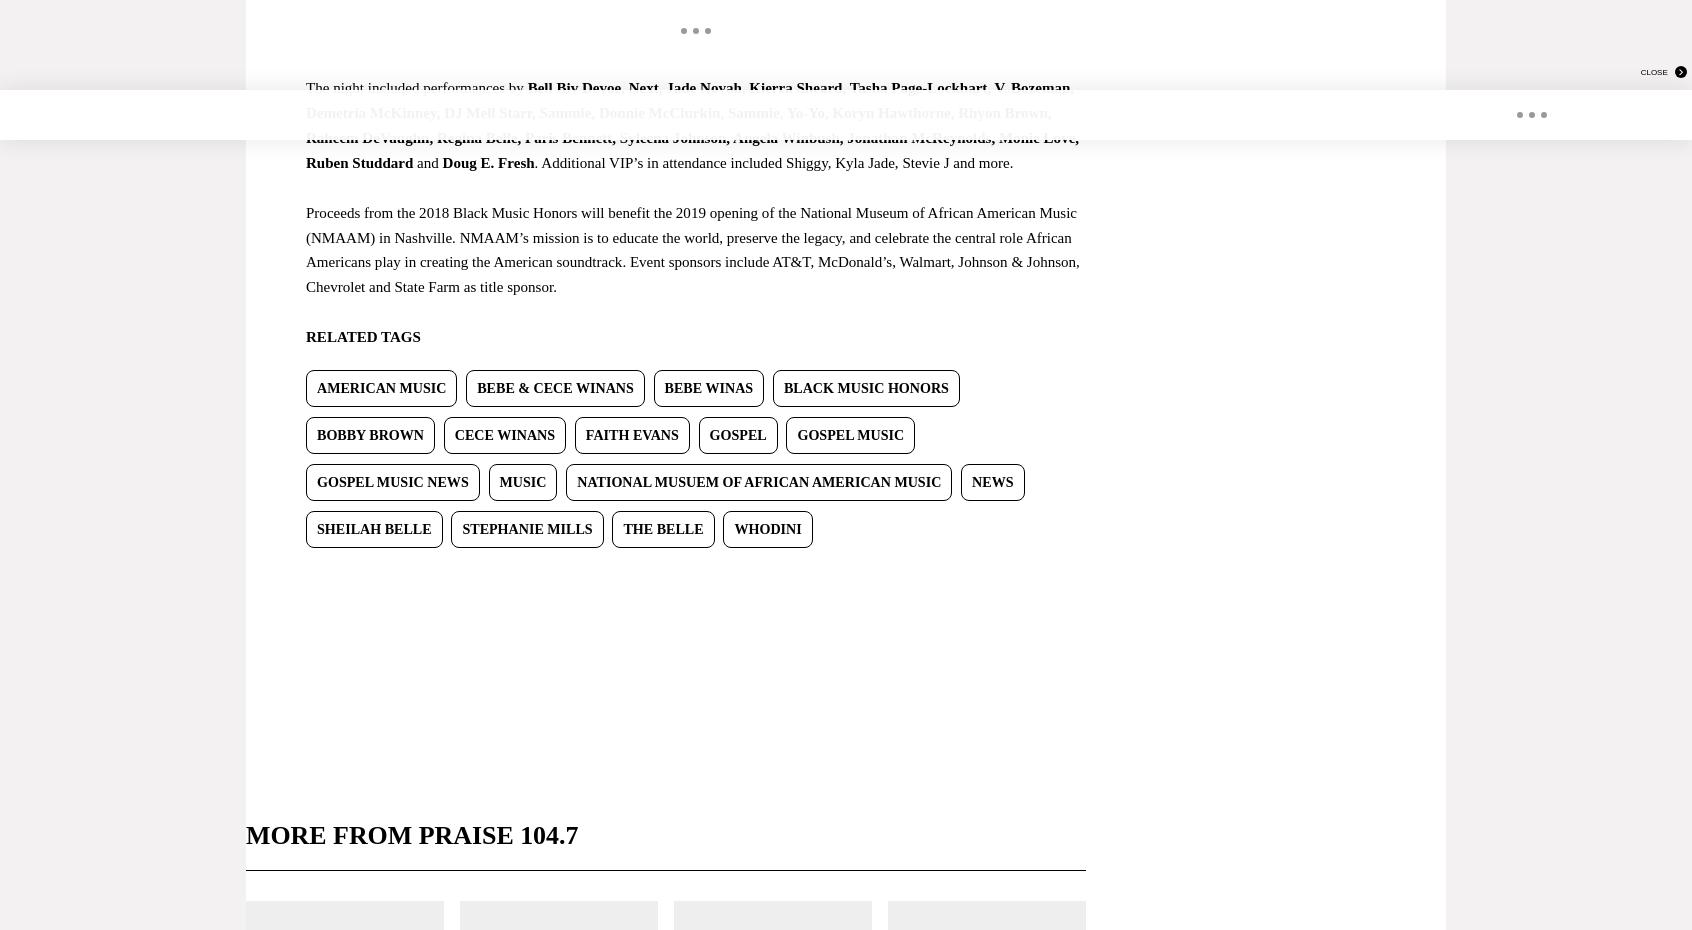 The height and width of the screenshot is (930, 1692). What do you see at coordinates (692, 249) in the screenshot?
I see `'Proceeds from the 2018 Black Music Honors will benefit the 2019 opening of the National Museum of African American Music (NMAAM) in Nashville. NMAAM’s mission is to educate the world, preserve the legacy, and celebrate the central role African Americans play in creating the American soundtrack. Event sponsors include AT&T, McDonald’s, Walmart, Johnson & Johnson, Chevrolet and State Farm as title sponsor.'` at bounding box center [692, 249].